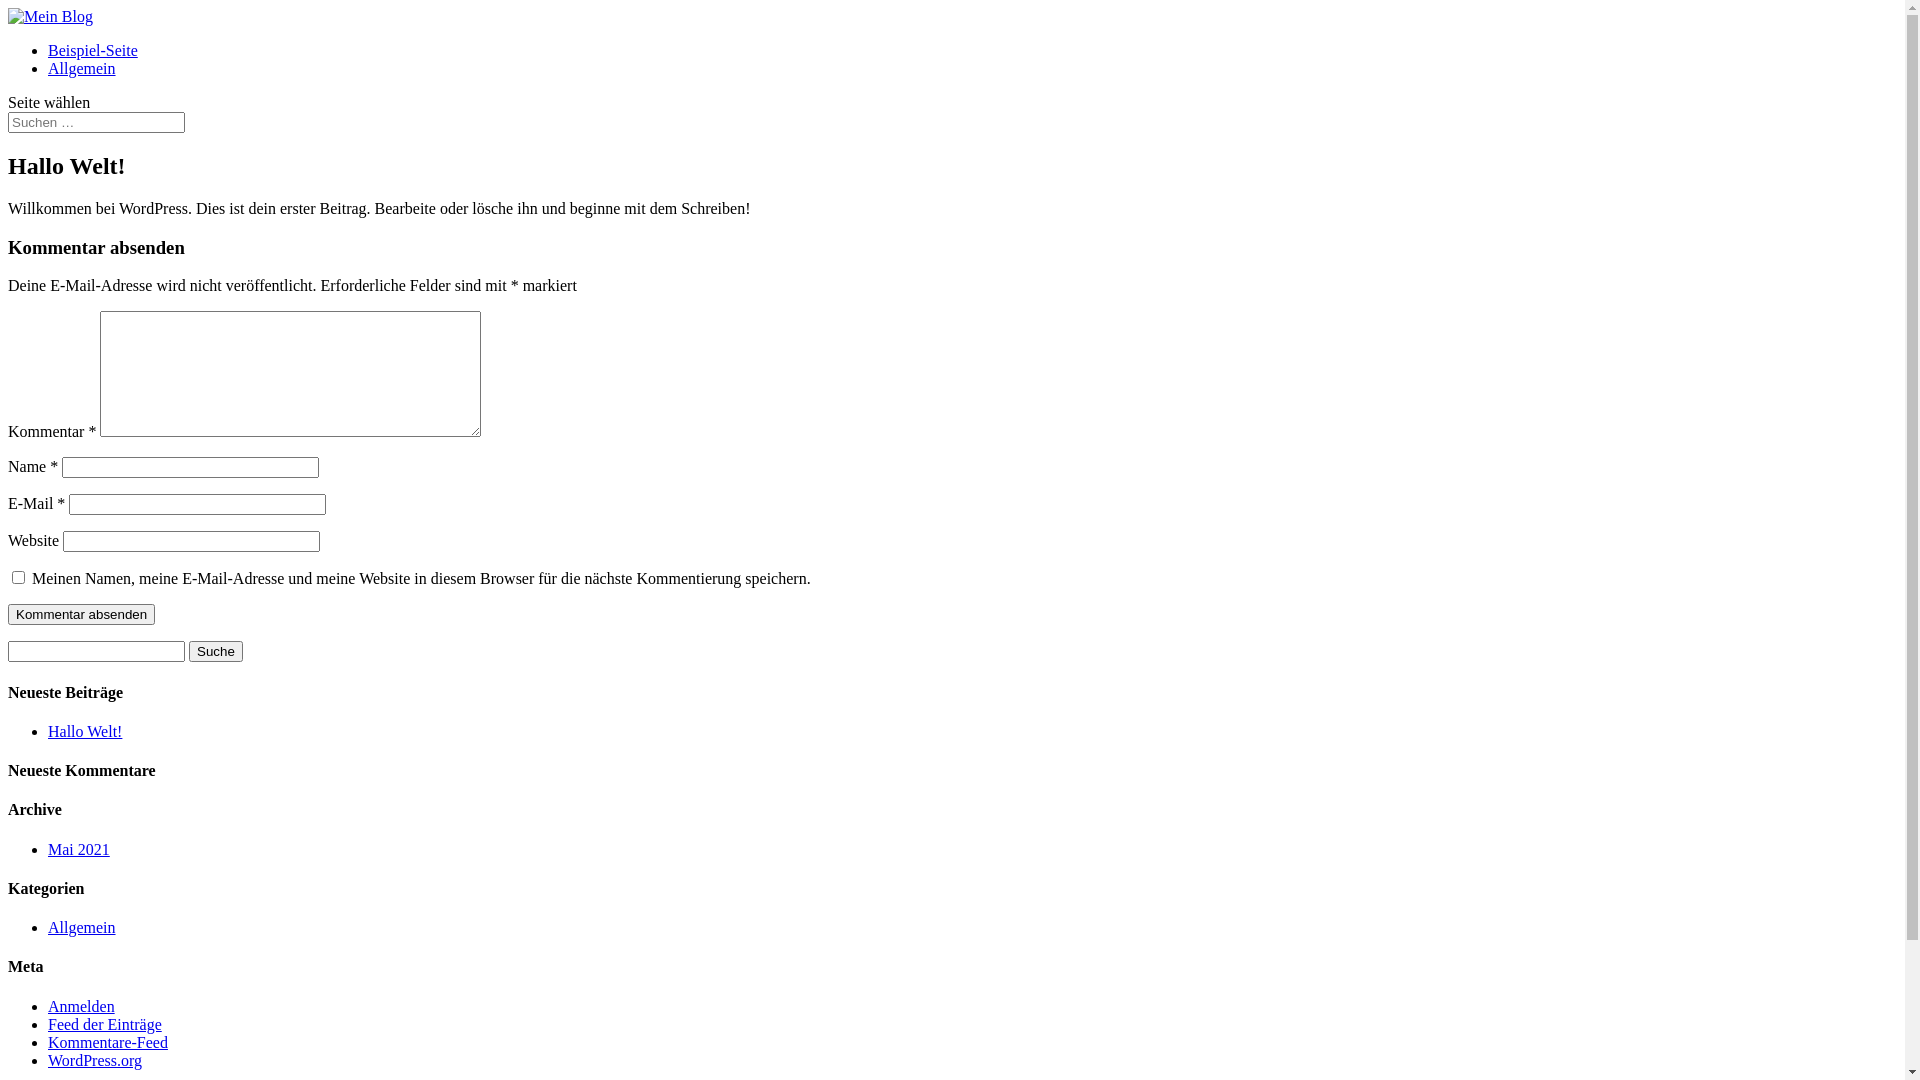  Describe the element at coordinates (94, 1059) in the screenshot. I see `'WordPress.org'` at that location.